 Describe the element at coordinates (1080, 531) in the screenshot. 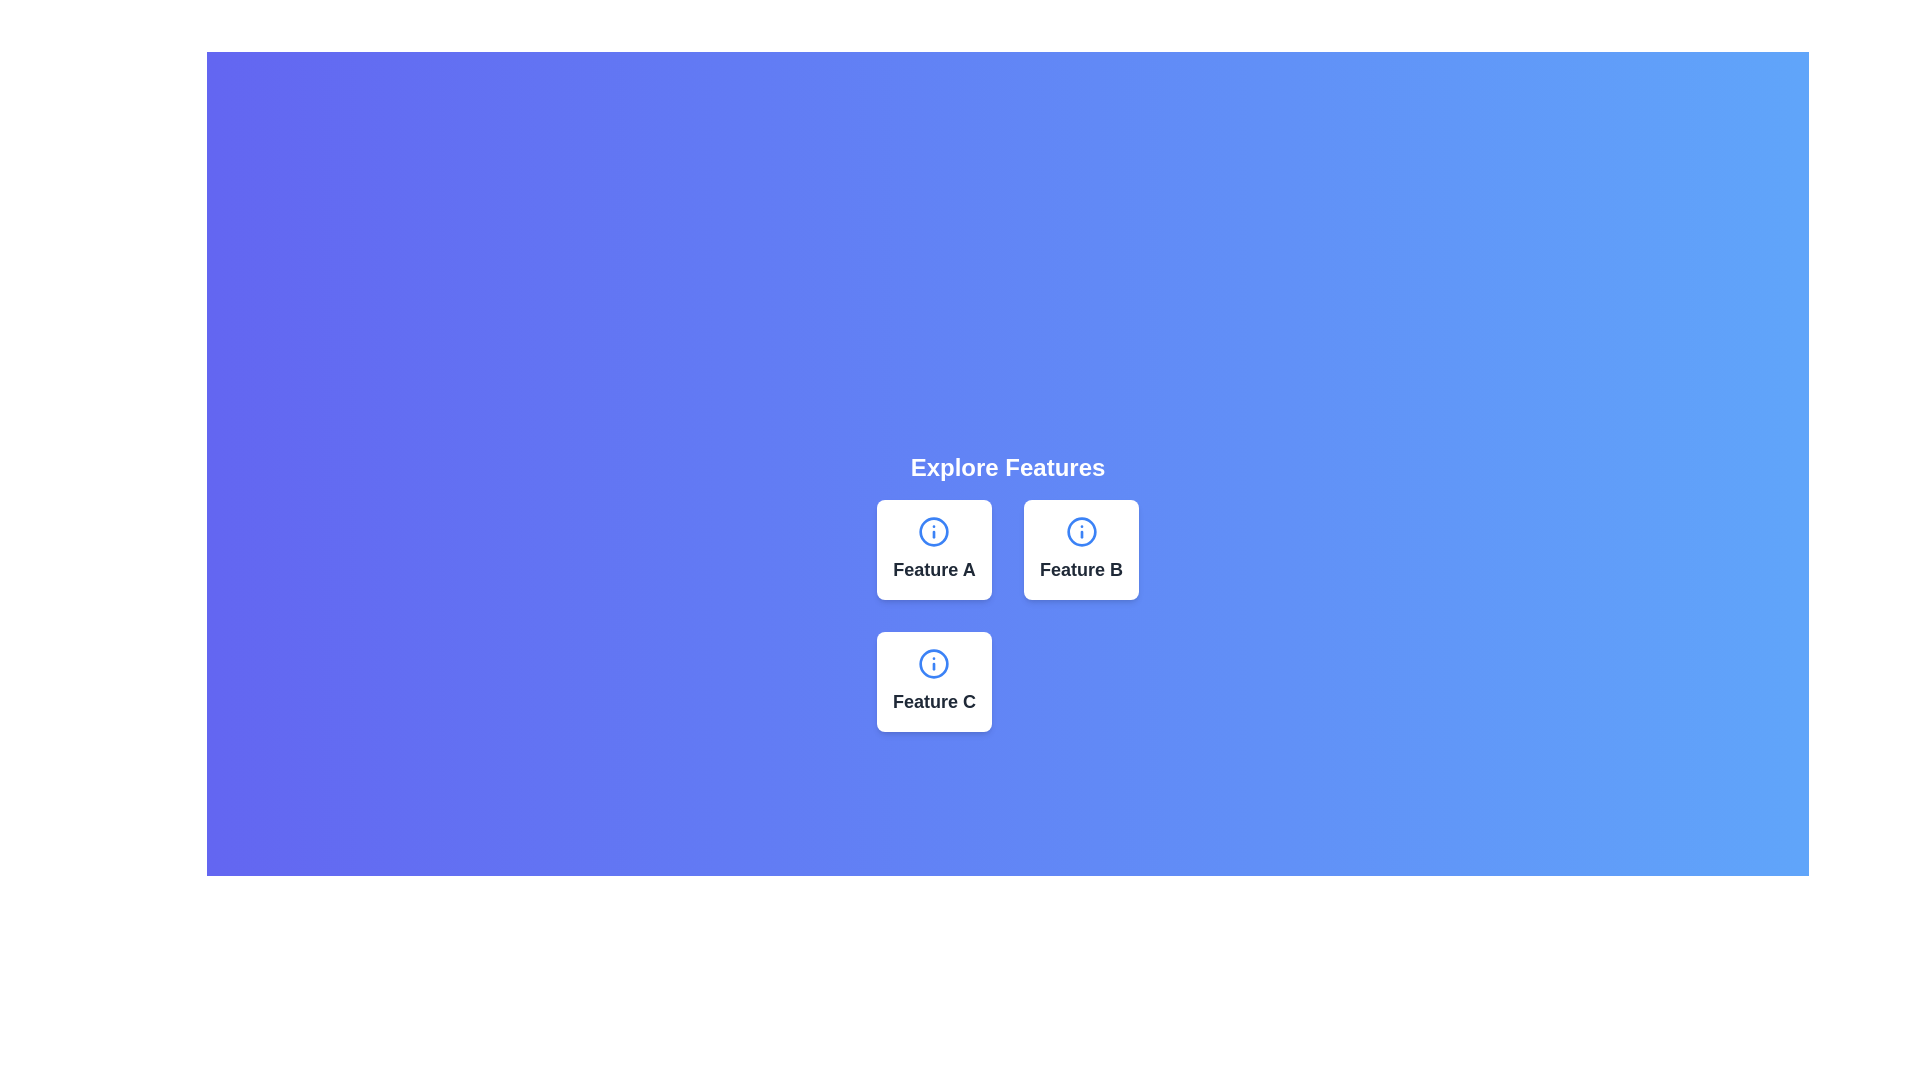

I see `the SVG Circle Element representing an informational icon located inside the square card labeled 'Feature B', which is the second card in a three-card layout` at that location.